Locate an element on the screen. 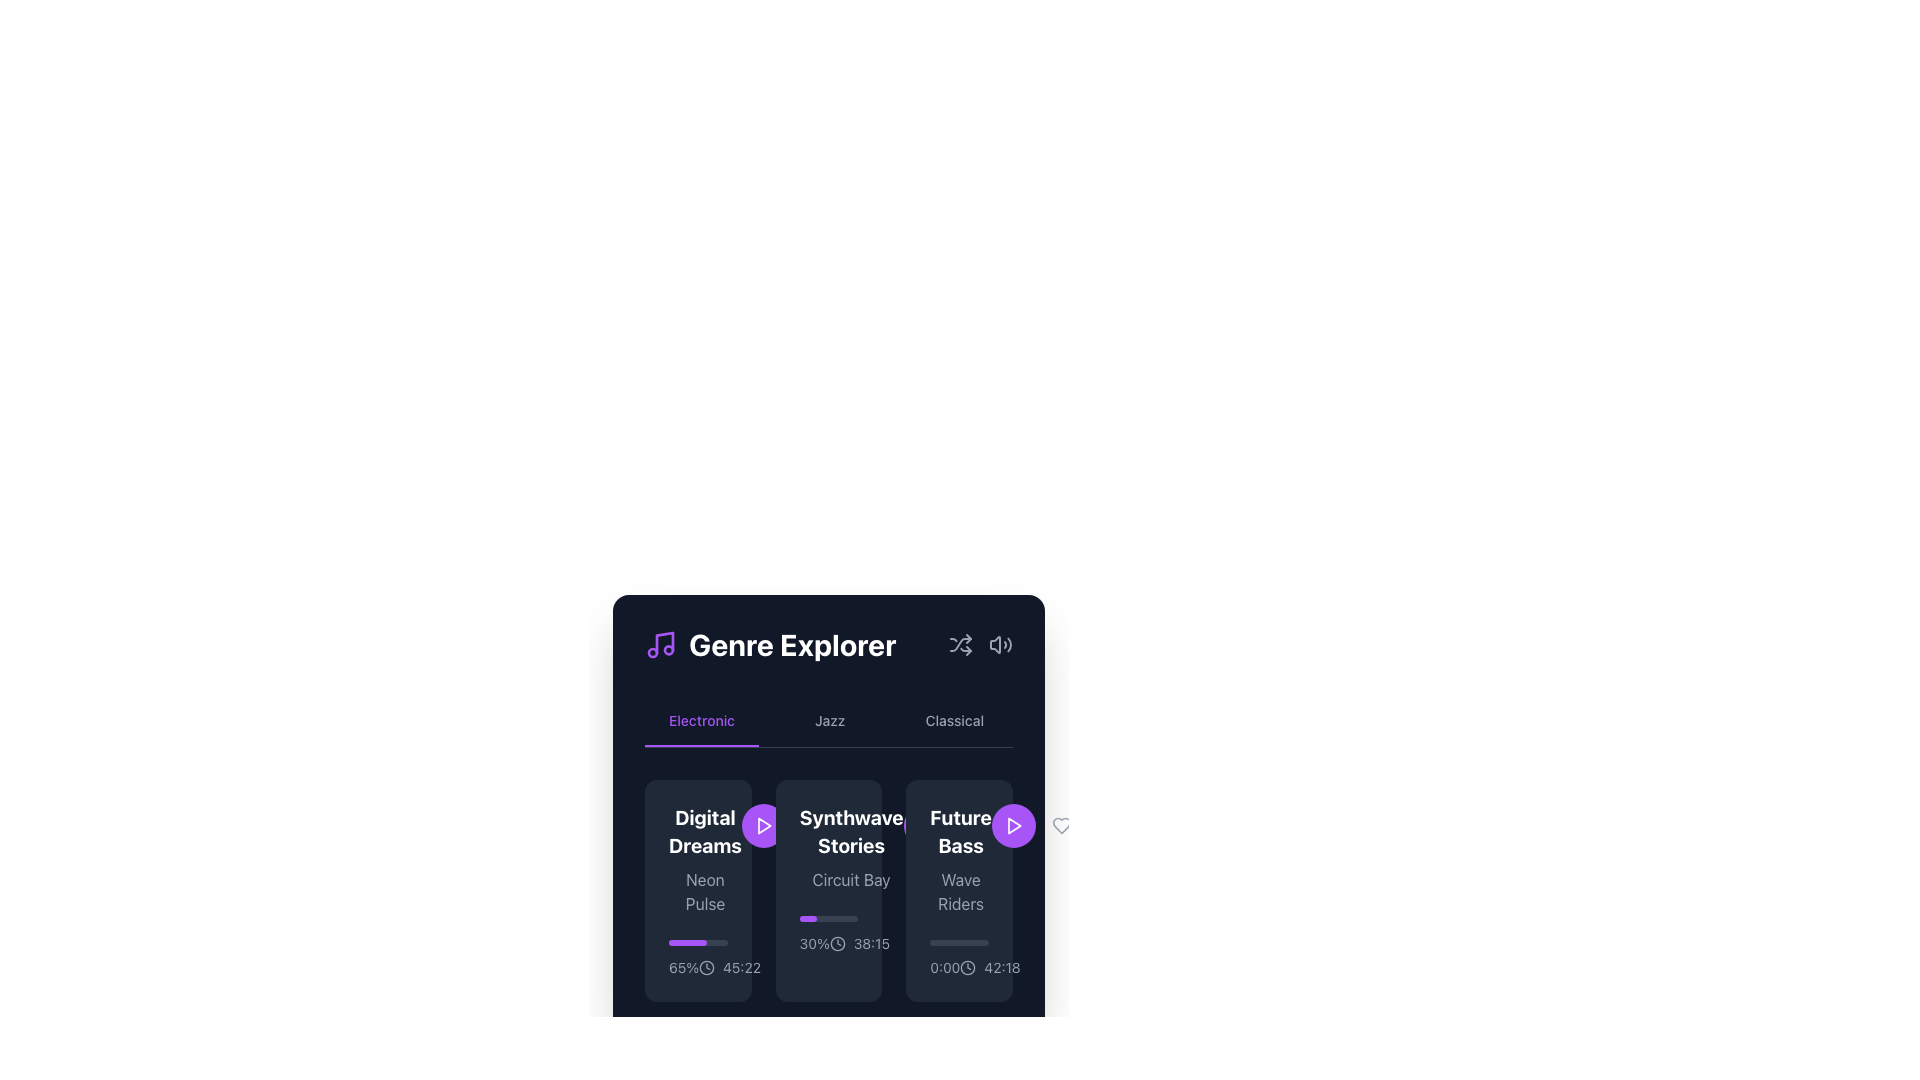  text displayed in the Text display element, which shows 'Future Bass' in bold white font and 'Wave Riders' in smaller gray font, located in the third column of the card layout within the 'Electronic' genre section is located at coordinates (958, 859).